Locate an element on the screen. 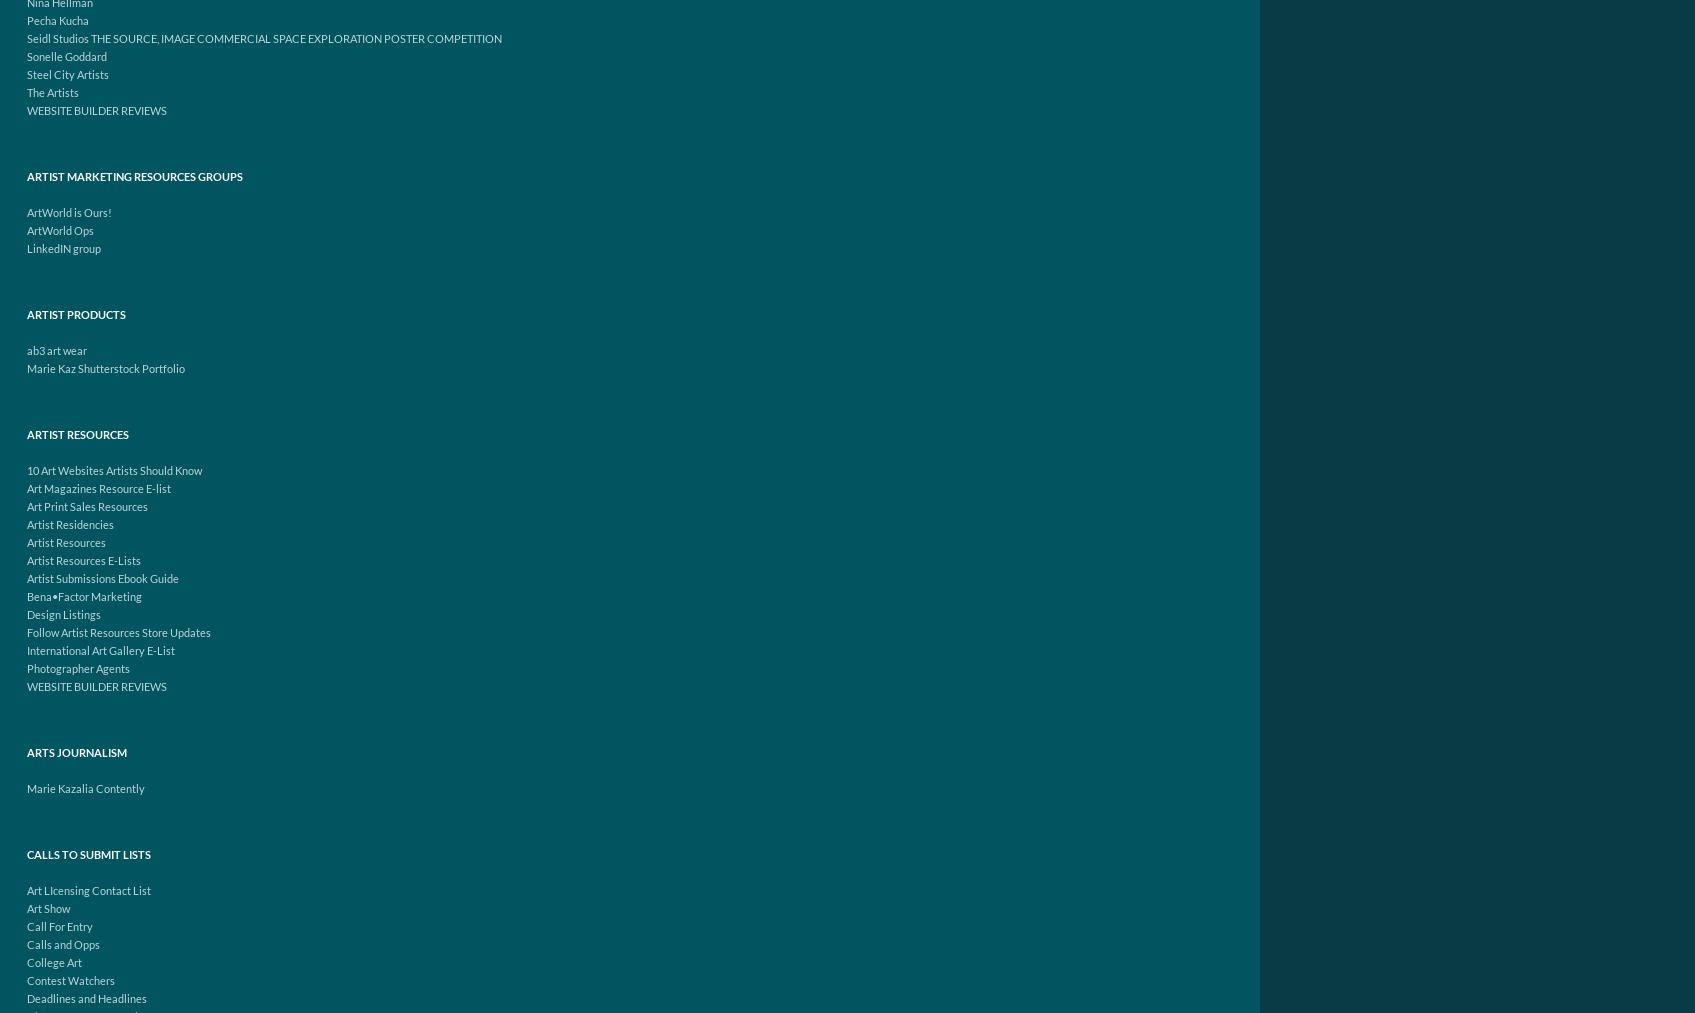 Image resolution: width=1695 pixels, height=1013 pixels. 'Artist Resources E-Lists' is located at coordinates (83, 560).